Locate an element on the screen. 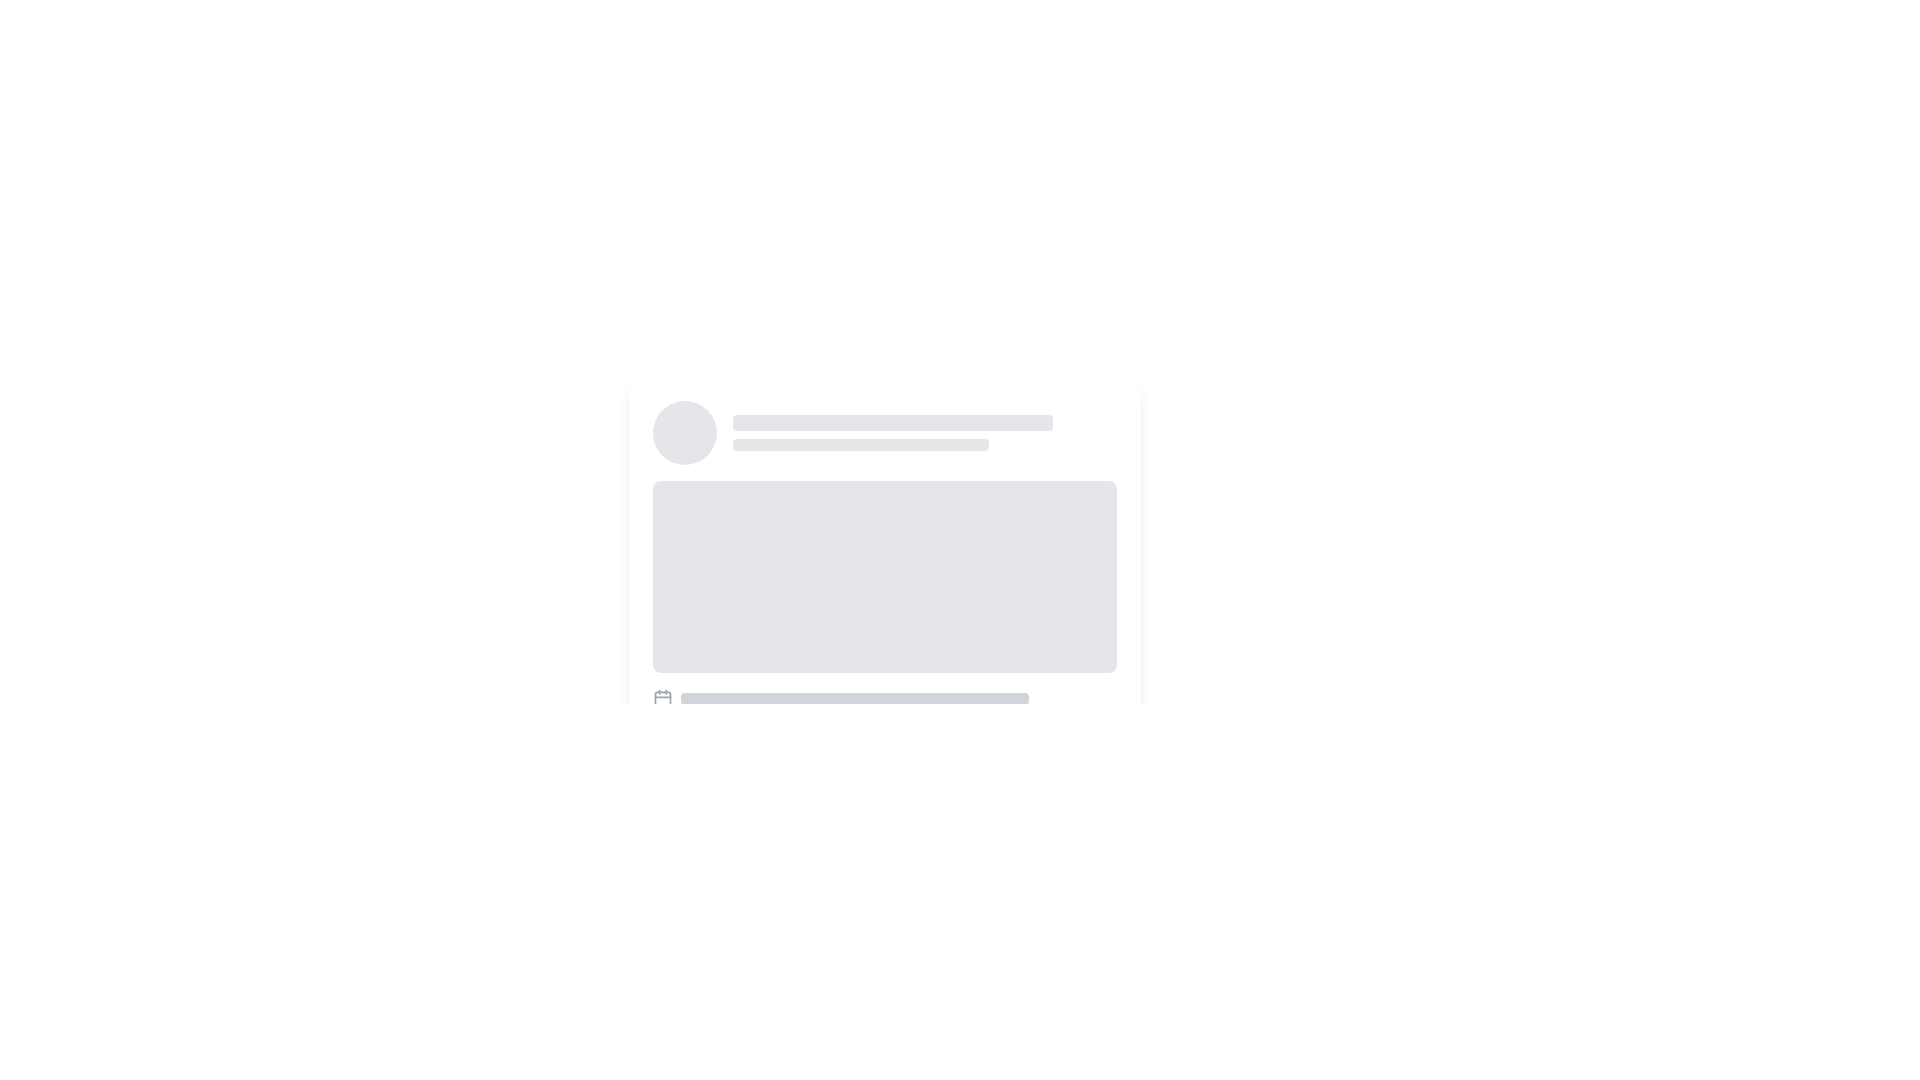 The height and width of the screenshot is (1080, 1920). the Placeholder Rectangle, which is a rectangular block with a light gray background and rounded corners, positioned centrally below smaller textual placeholders is located at coordinates (883, 577).